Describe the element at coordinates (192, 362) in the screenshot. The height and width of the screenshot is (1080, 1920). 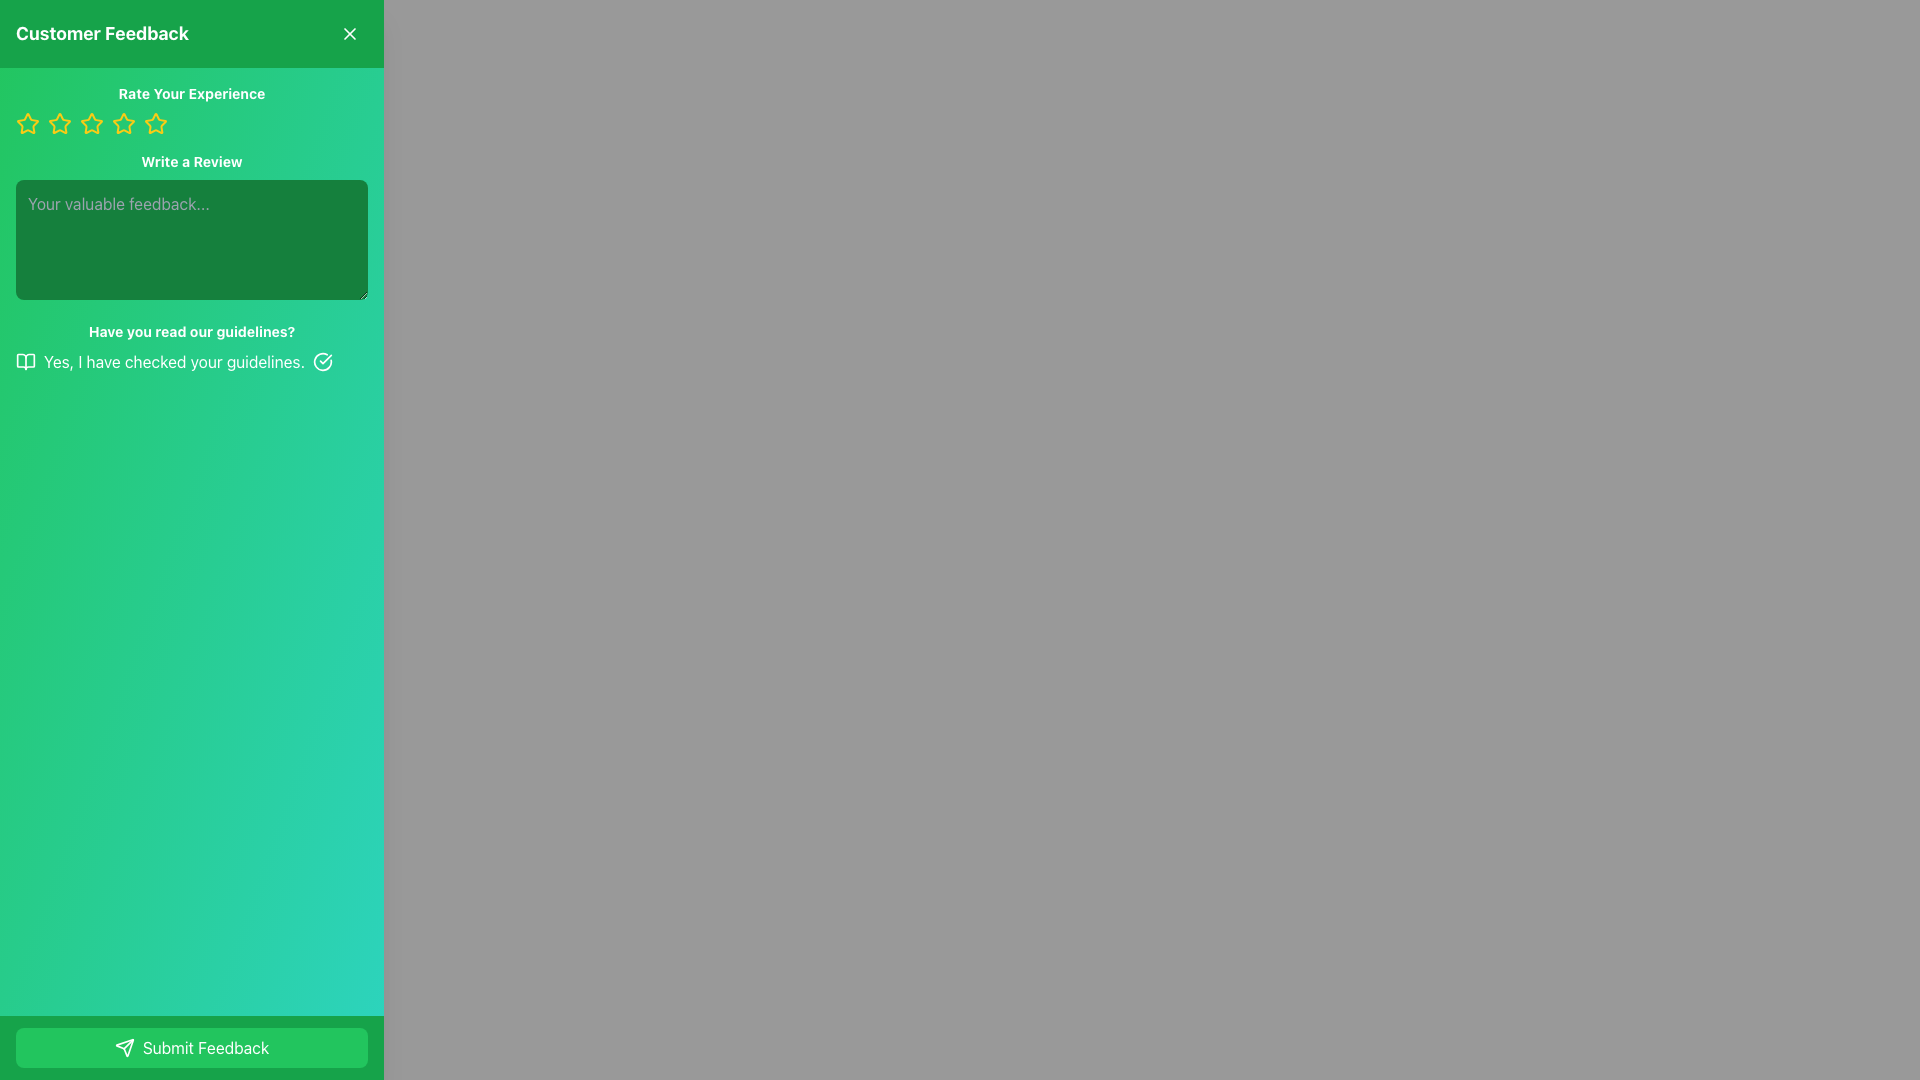
I see `the guidelines by interacting with the checkbox, icon, and text group located below the question 'Have you read our guidelines?'` at that location.